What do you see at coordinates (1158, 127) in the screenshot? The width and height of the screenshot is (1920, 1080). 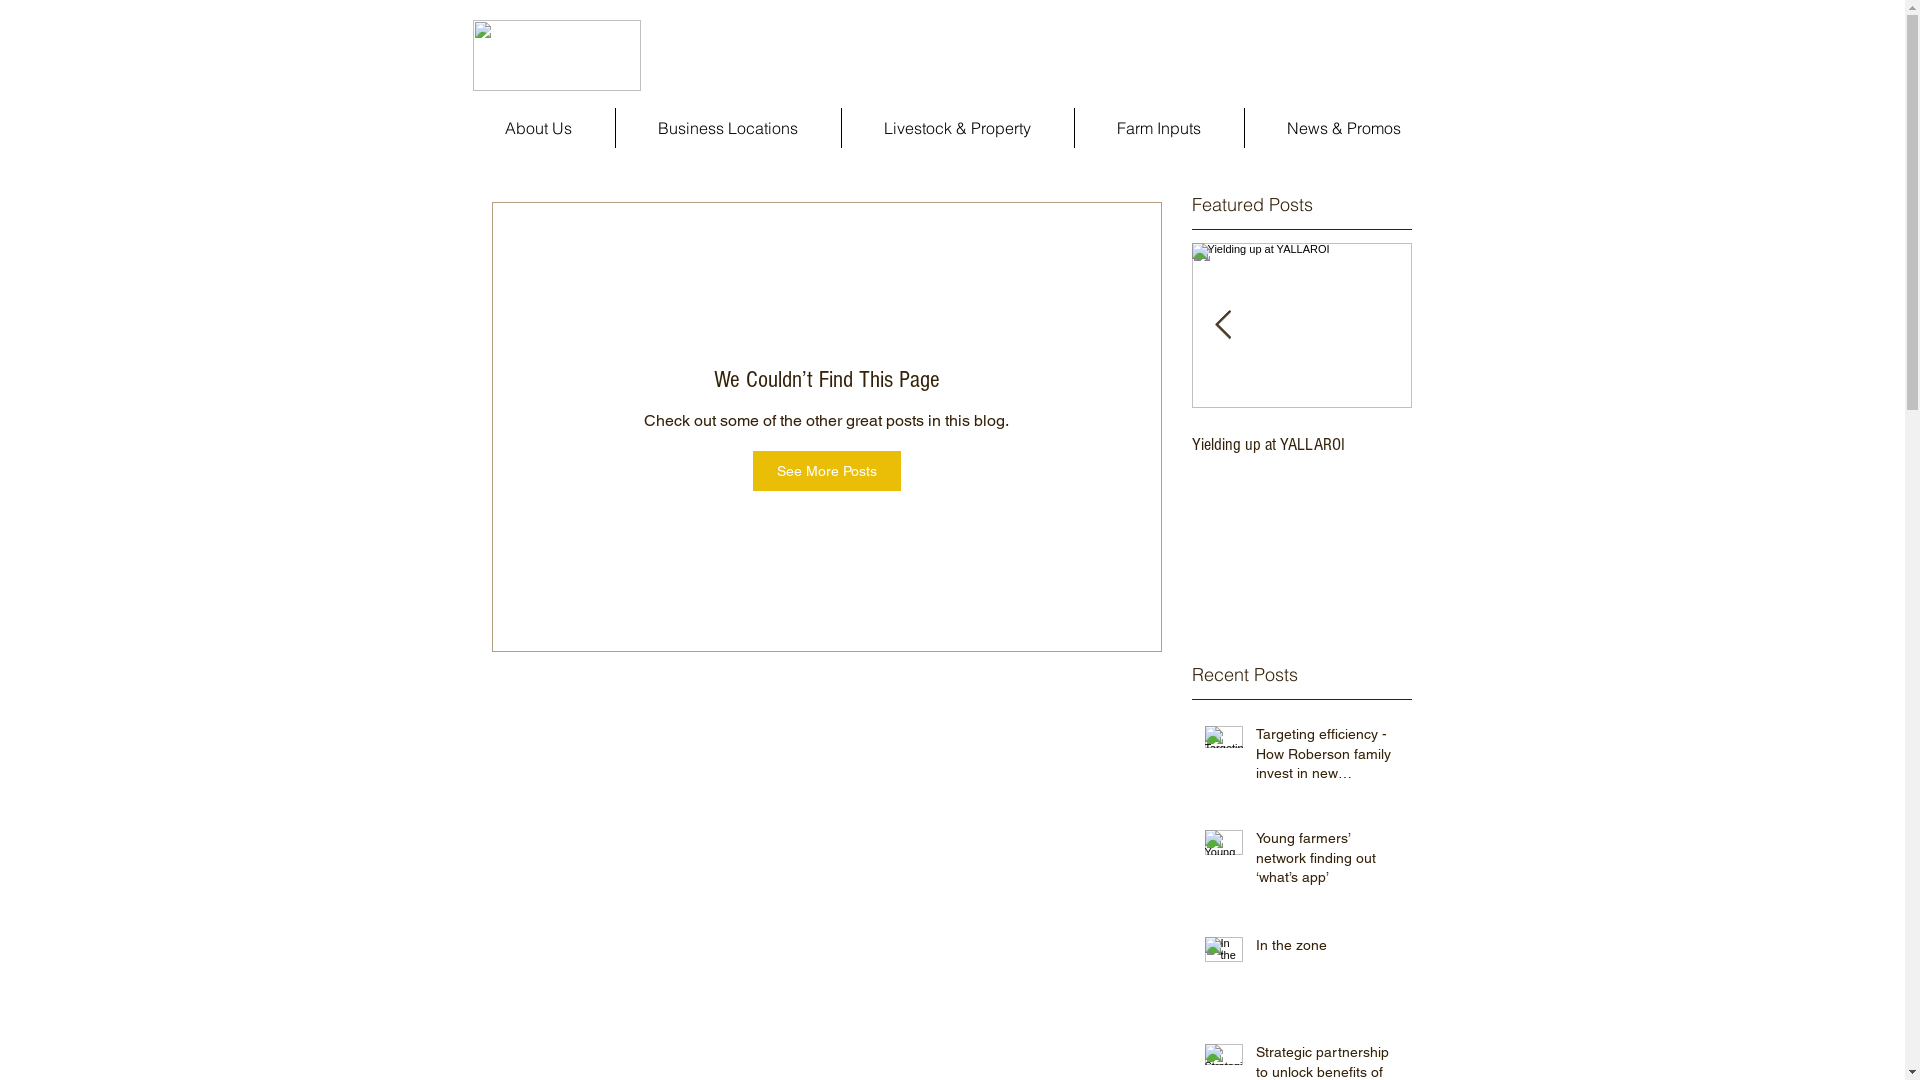 I see `'Farm Inputs'` at bounding box center [1158, 127].